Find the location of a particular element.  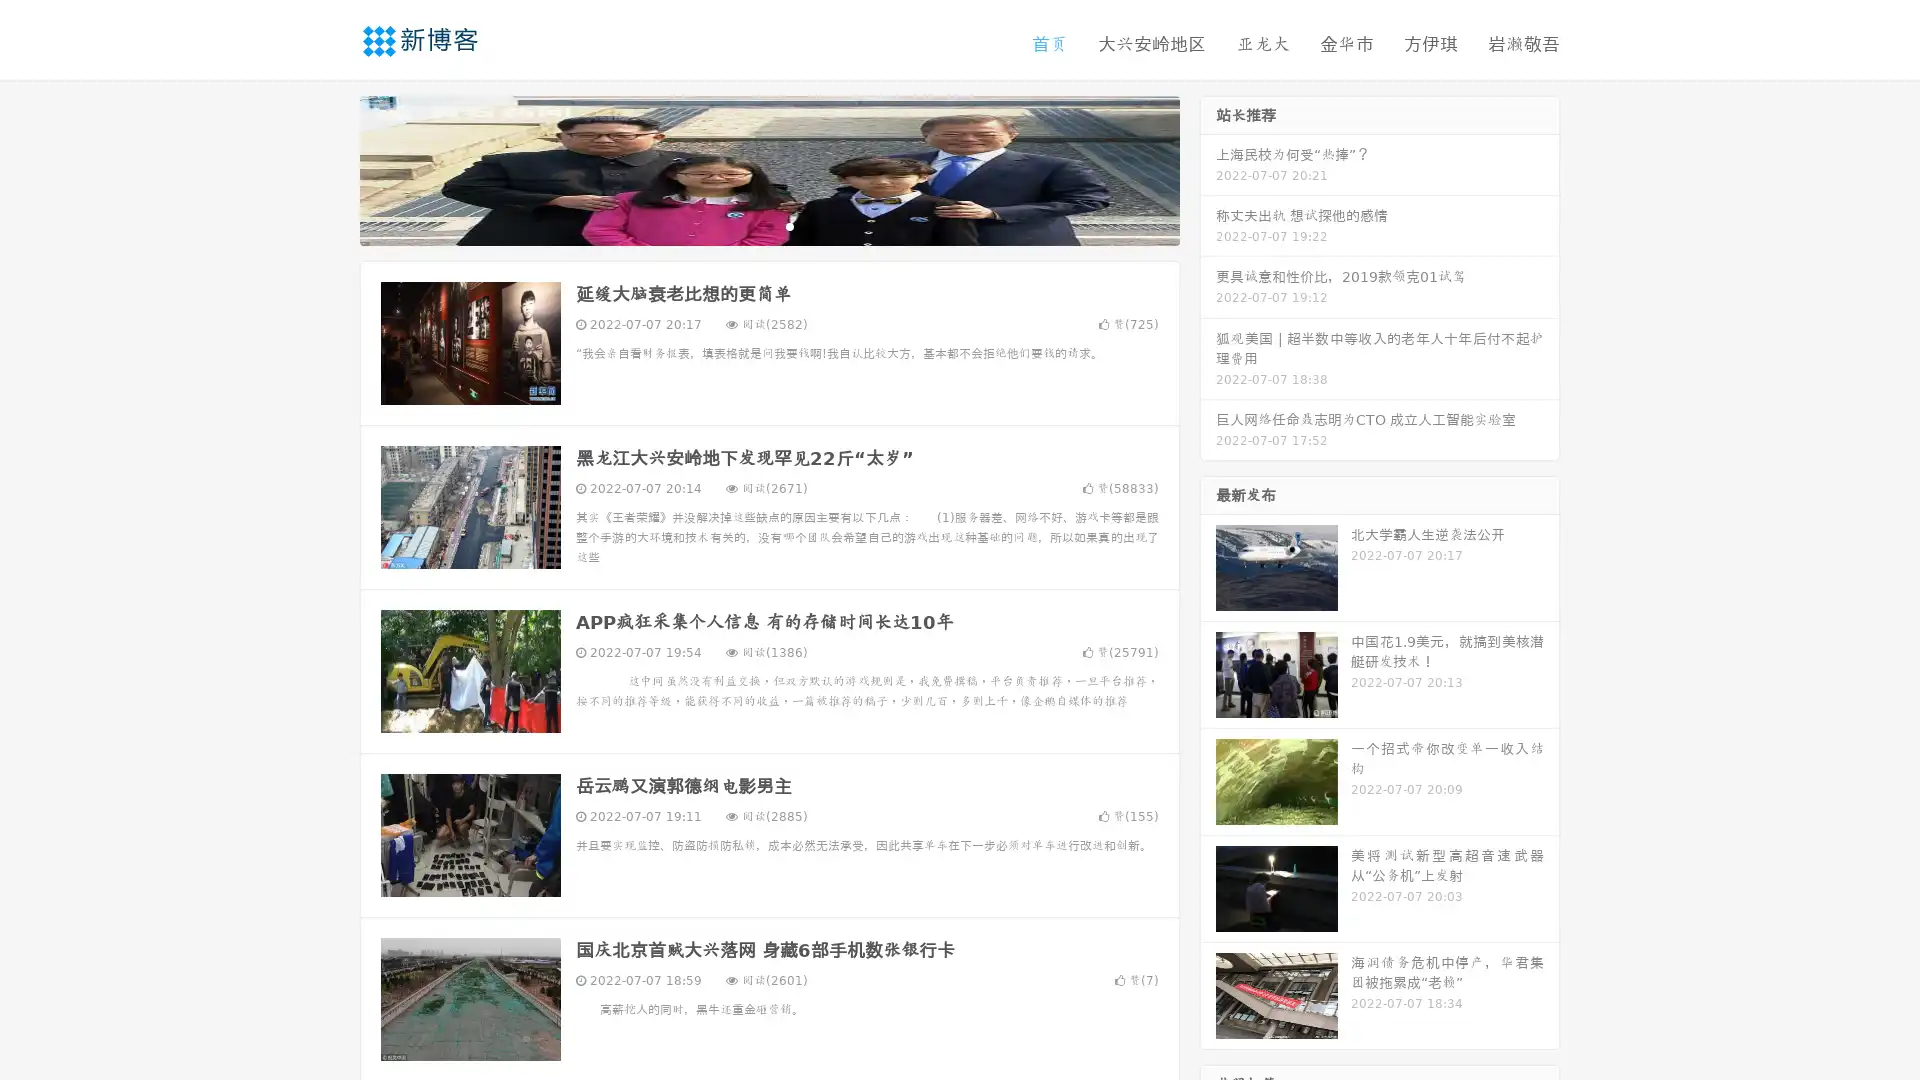

Go to slide 1 is located at coordinates (748, 225).